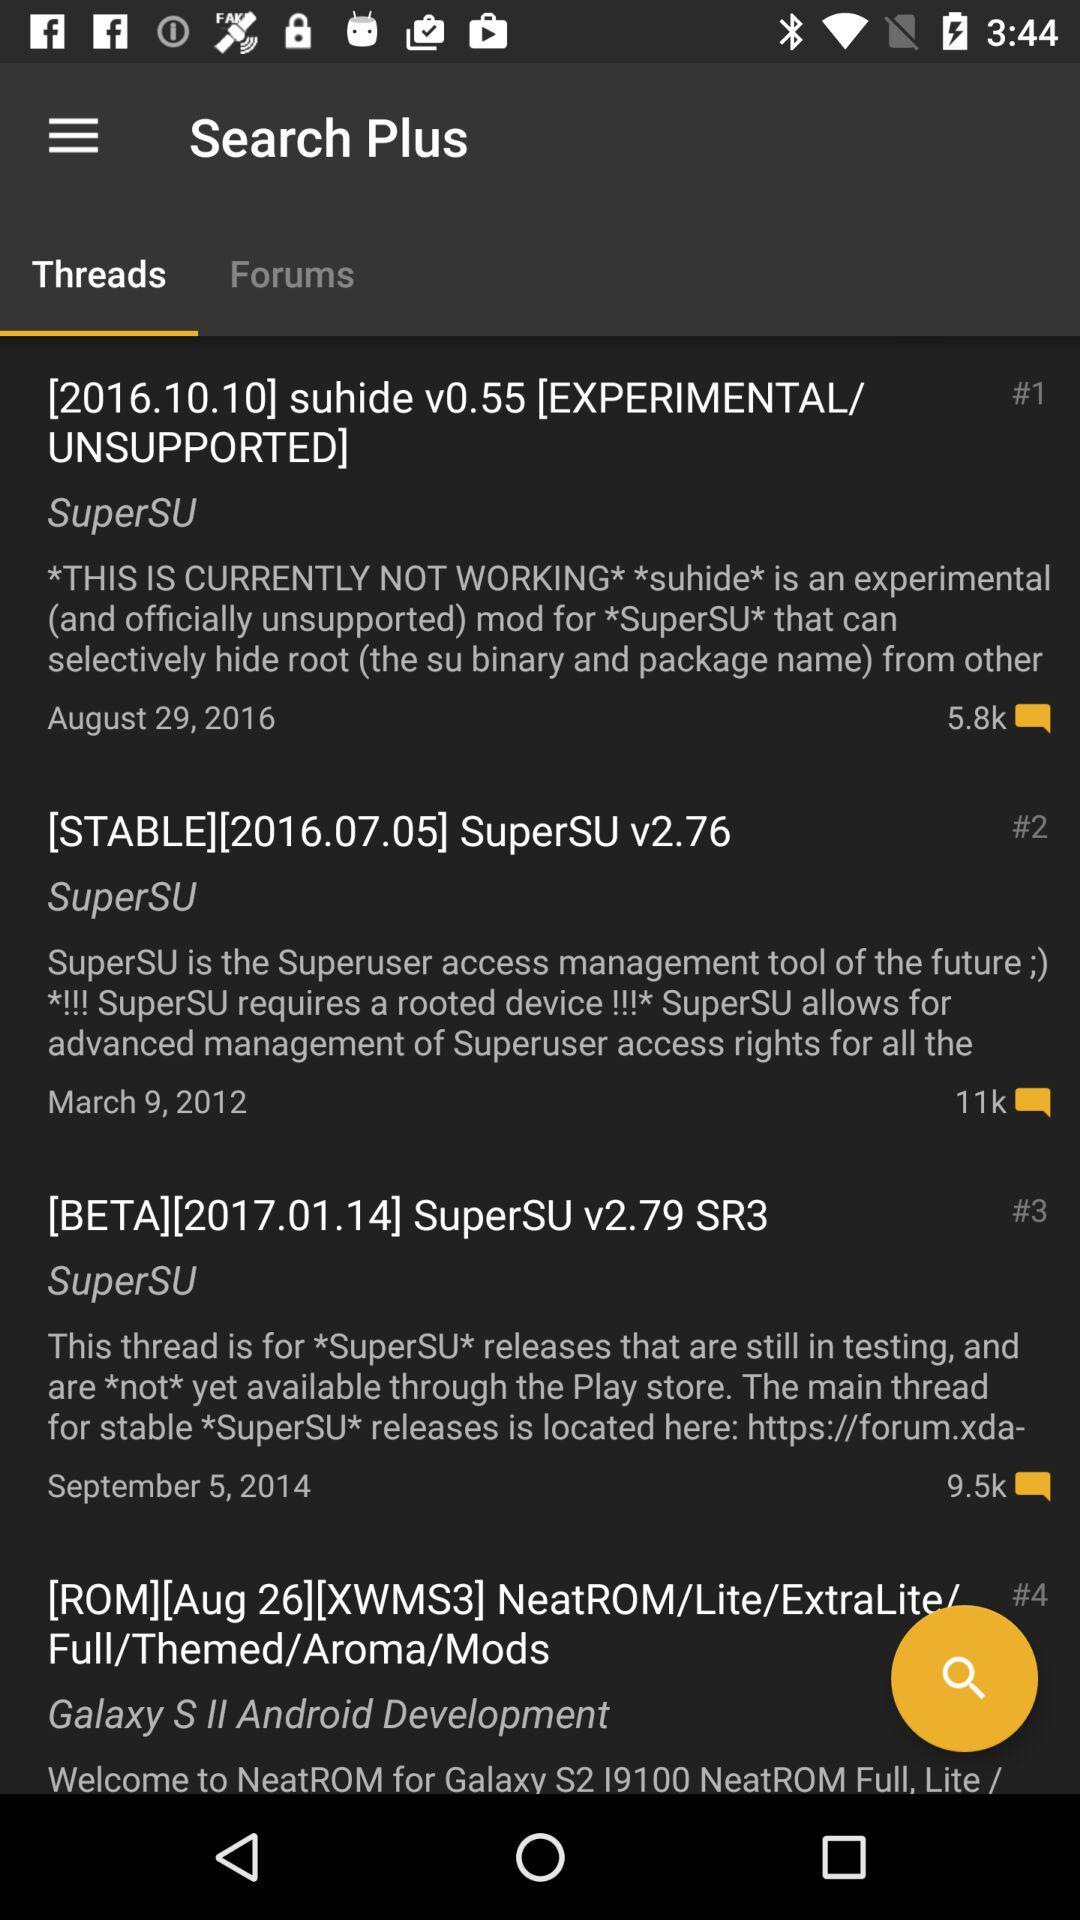 This screenshot has width=1080, height=1920. Describe the element at coordinates (963, 1678) in the screenshot. I see `search` at that location.